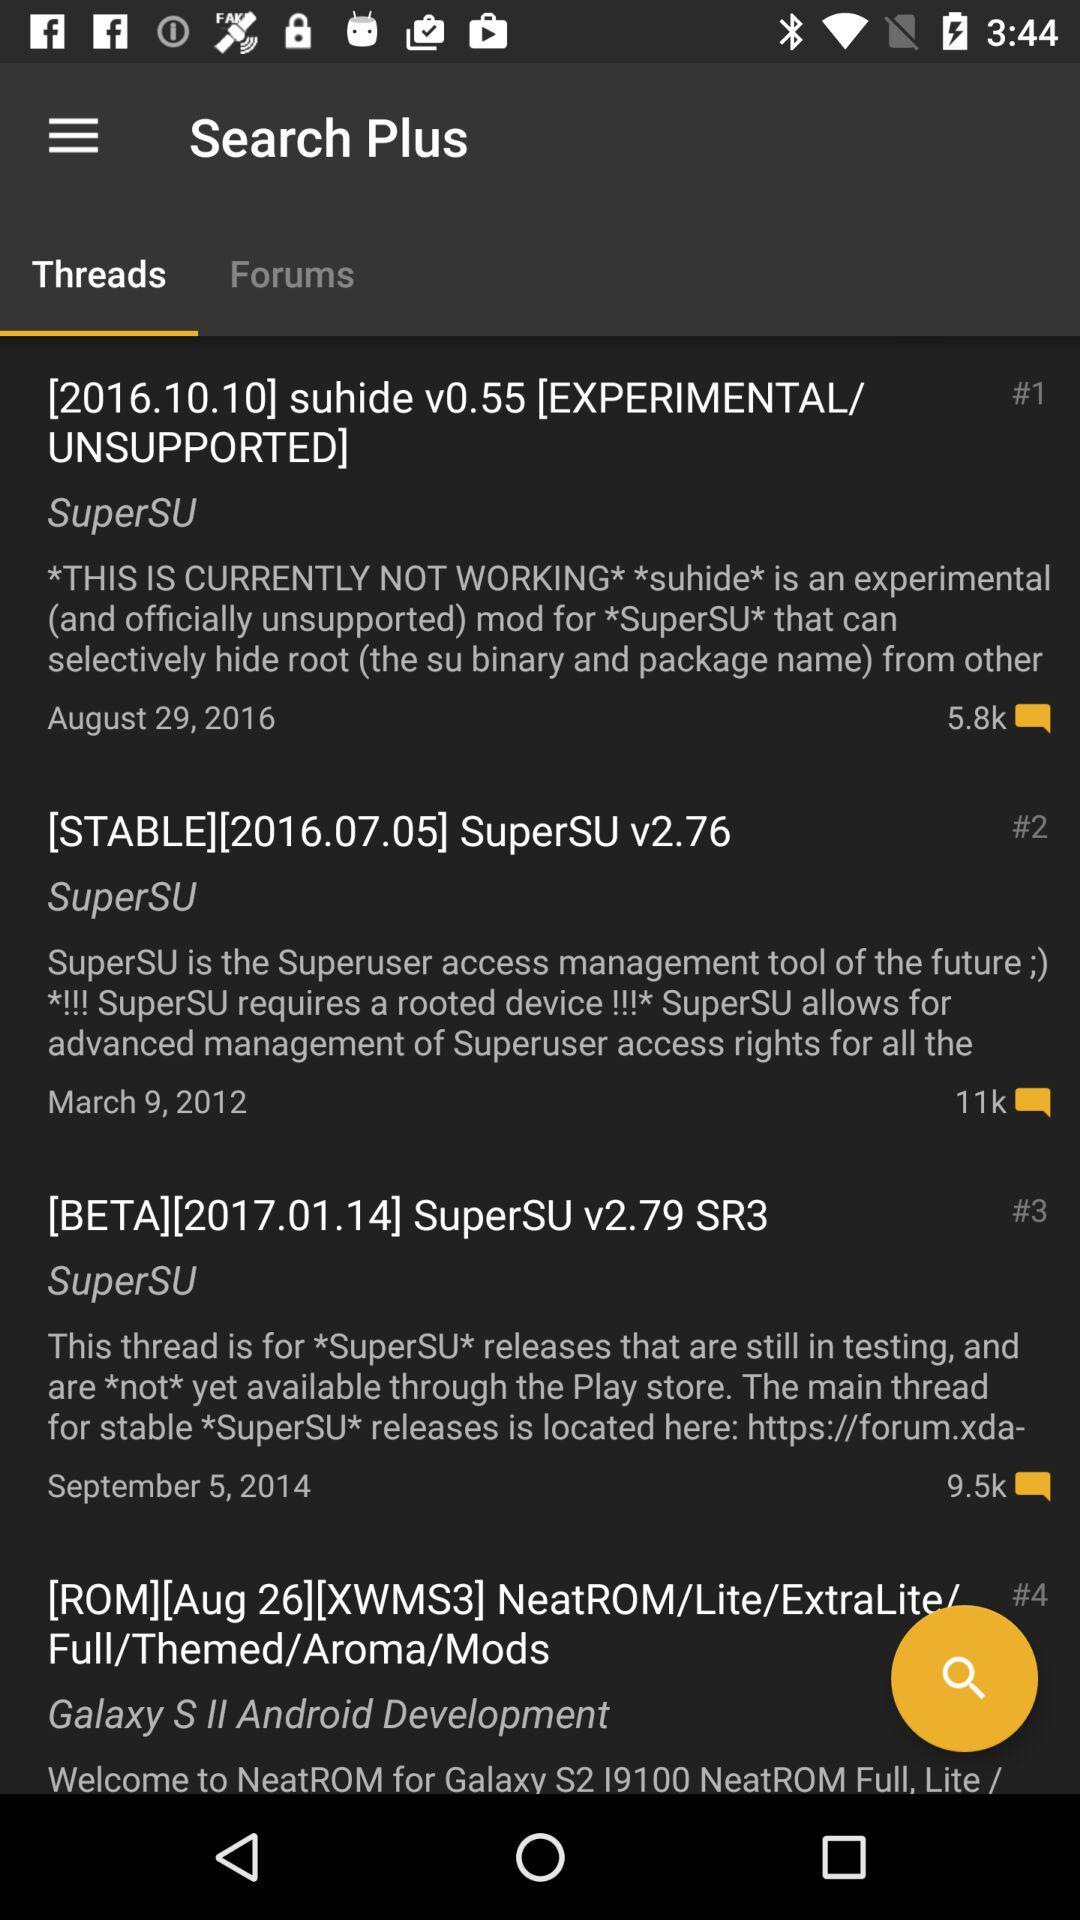 This screenshot has width=1080, height=1920. Describe the element at coordinates (963, 1678) in the screenshot. I see `search` at that location.